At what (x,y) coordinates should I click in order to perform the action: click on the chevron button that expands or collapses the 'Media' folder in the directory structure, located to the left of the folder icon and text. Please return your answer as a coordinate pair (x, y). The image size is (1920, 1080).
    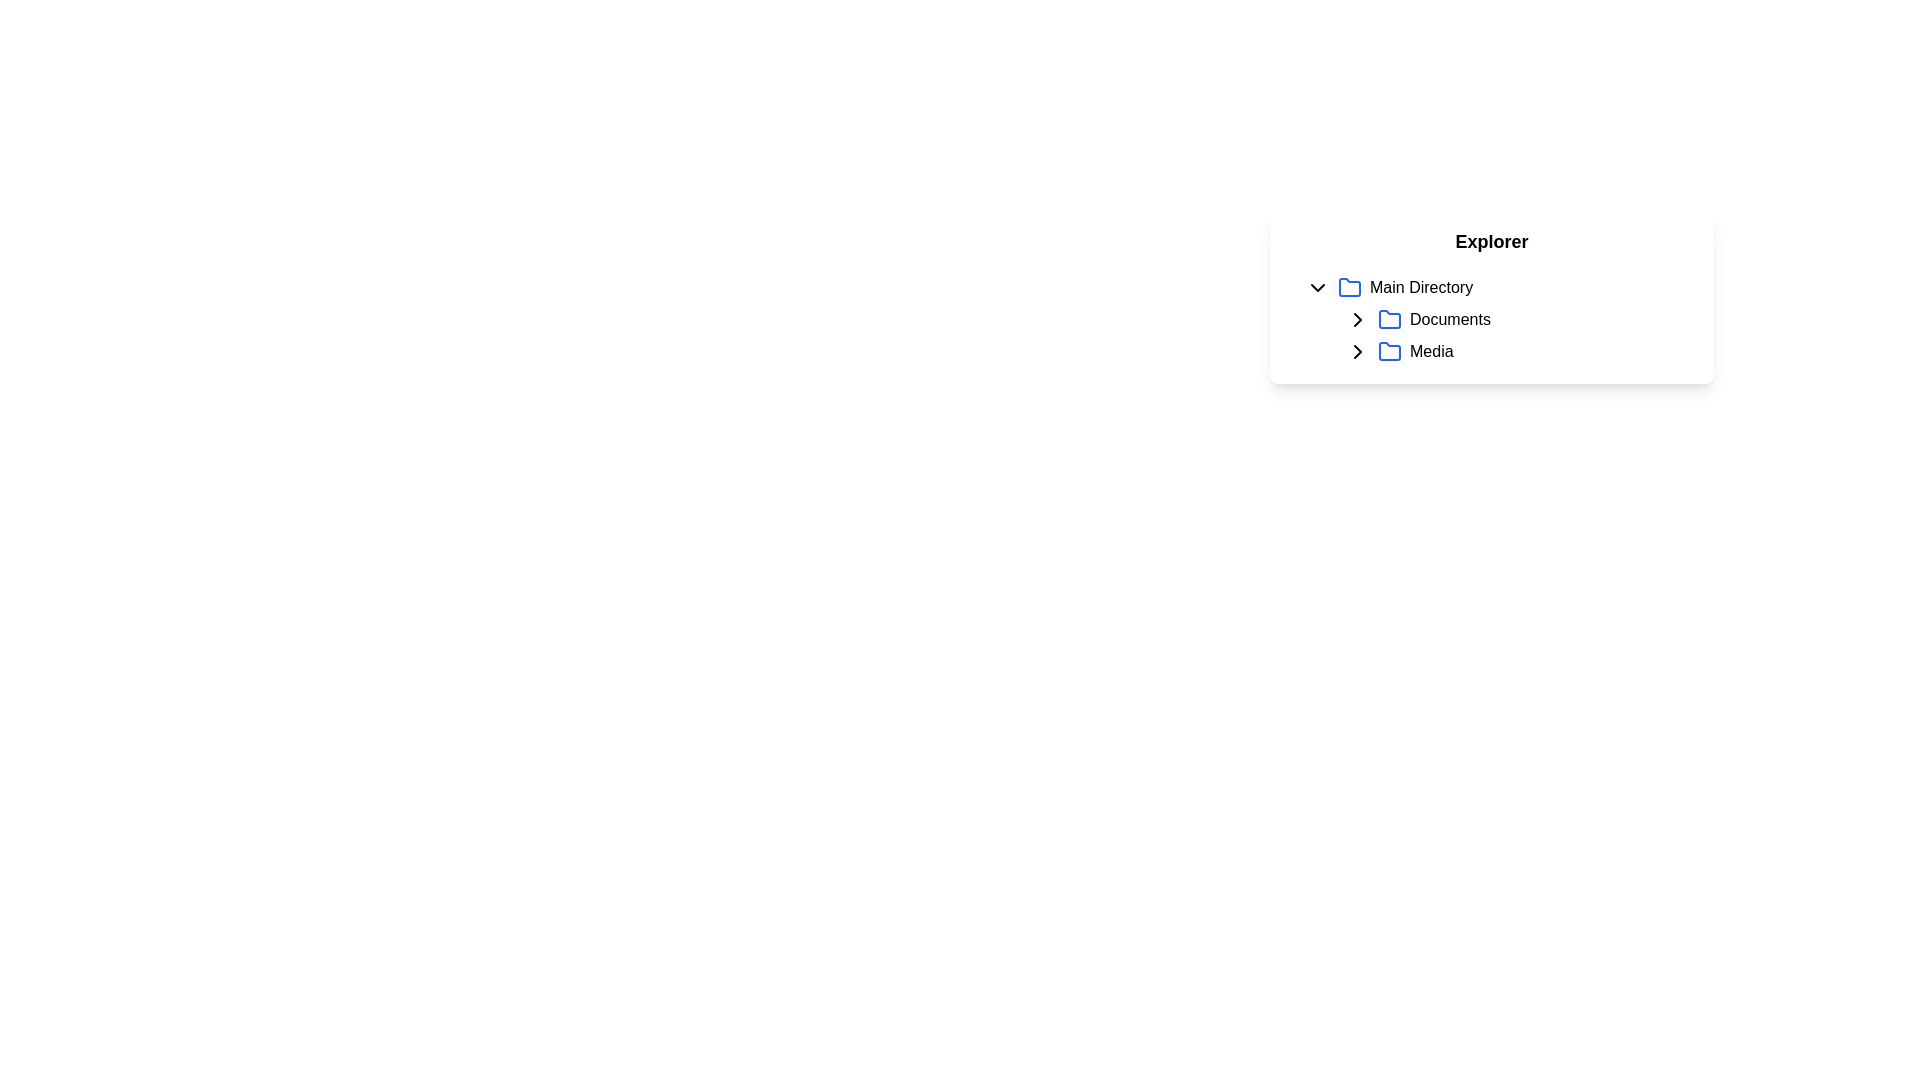
    Looking at the image, I should click on (1358, 350).